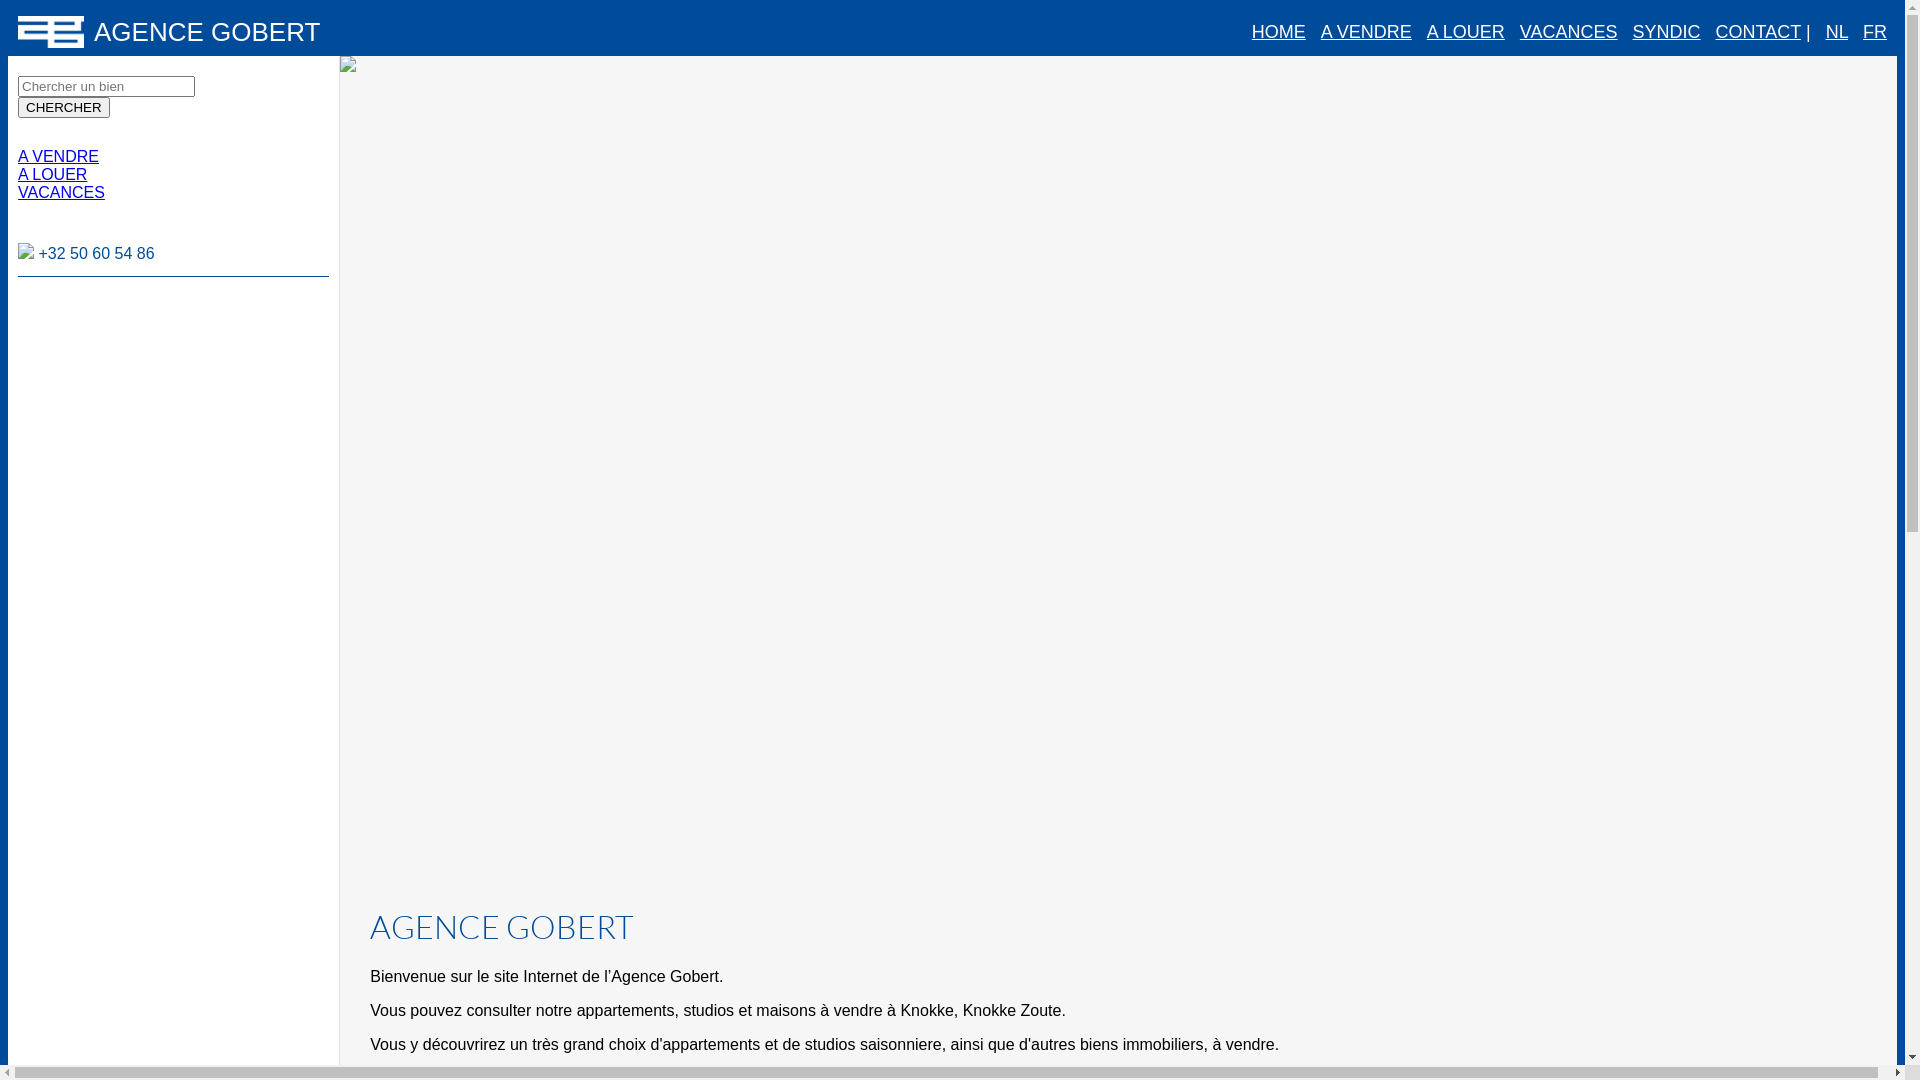 The width and height of the screenshot is (1920, 1080). What do you see at coordinates (1837, 31) in the screenshot?
I see `'NL'` at bounding box center [1837, 31].